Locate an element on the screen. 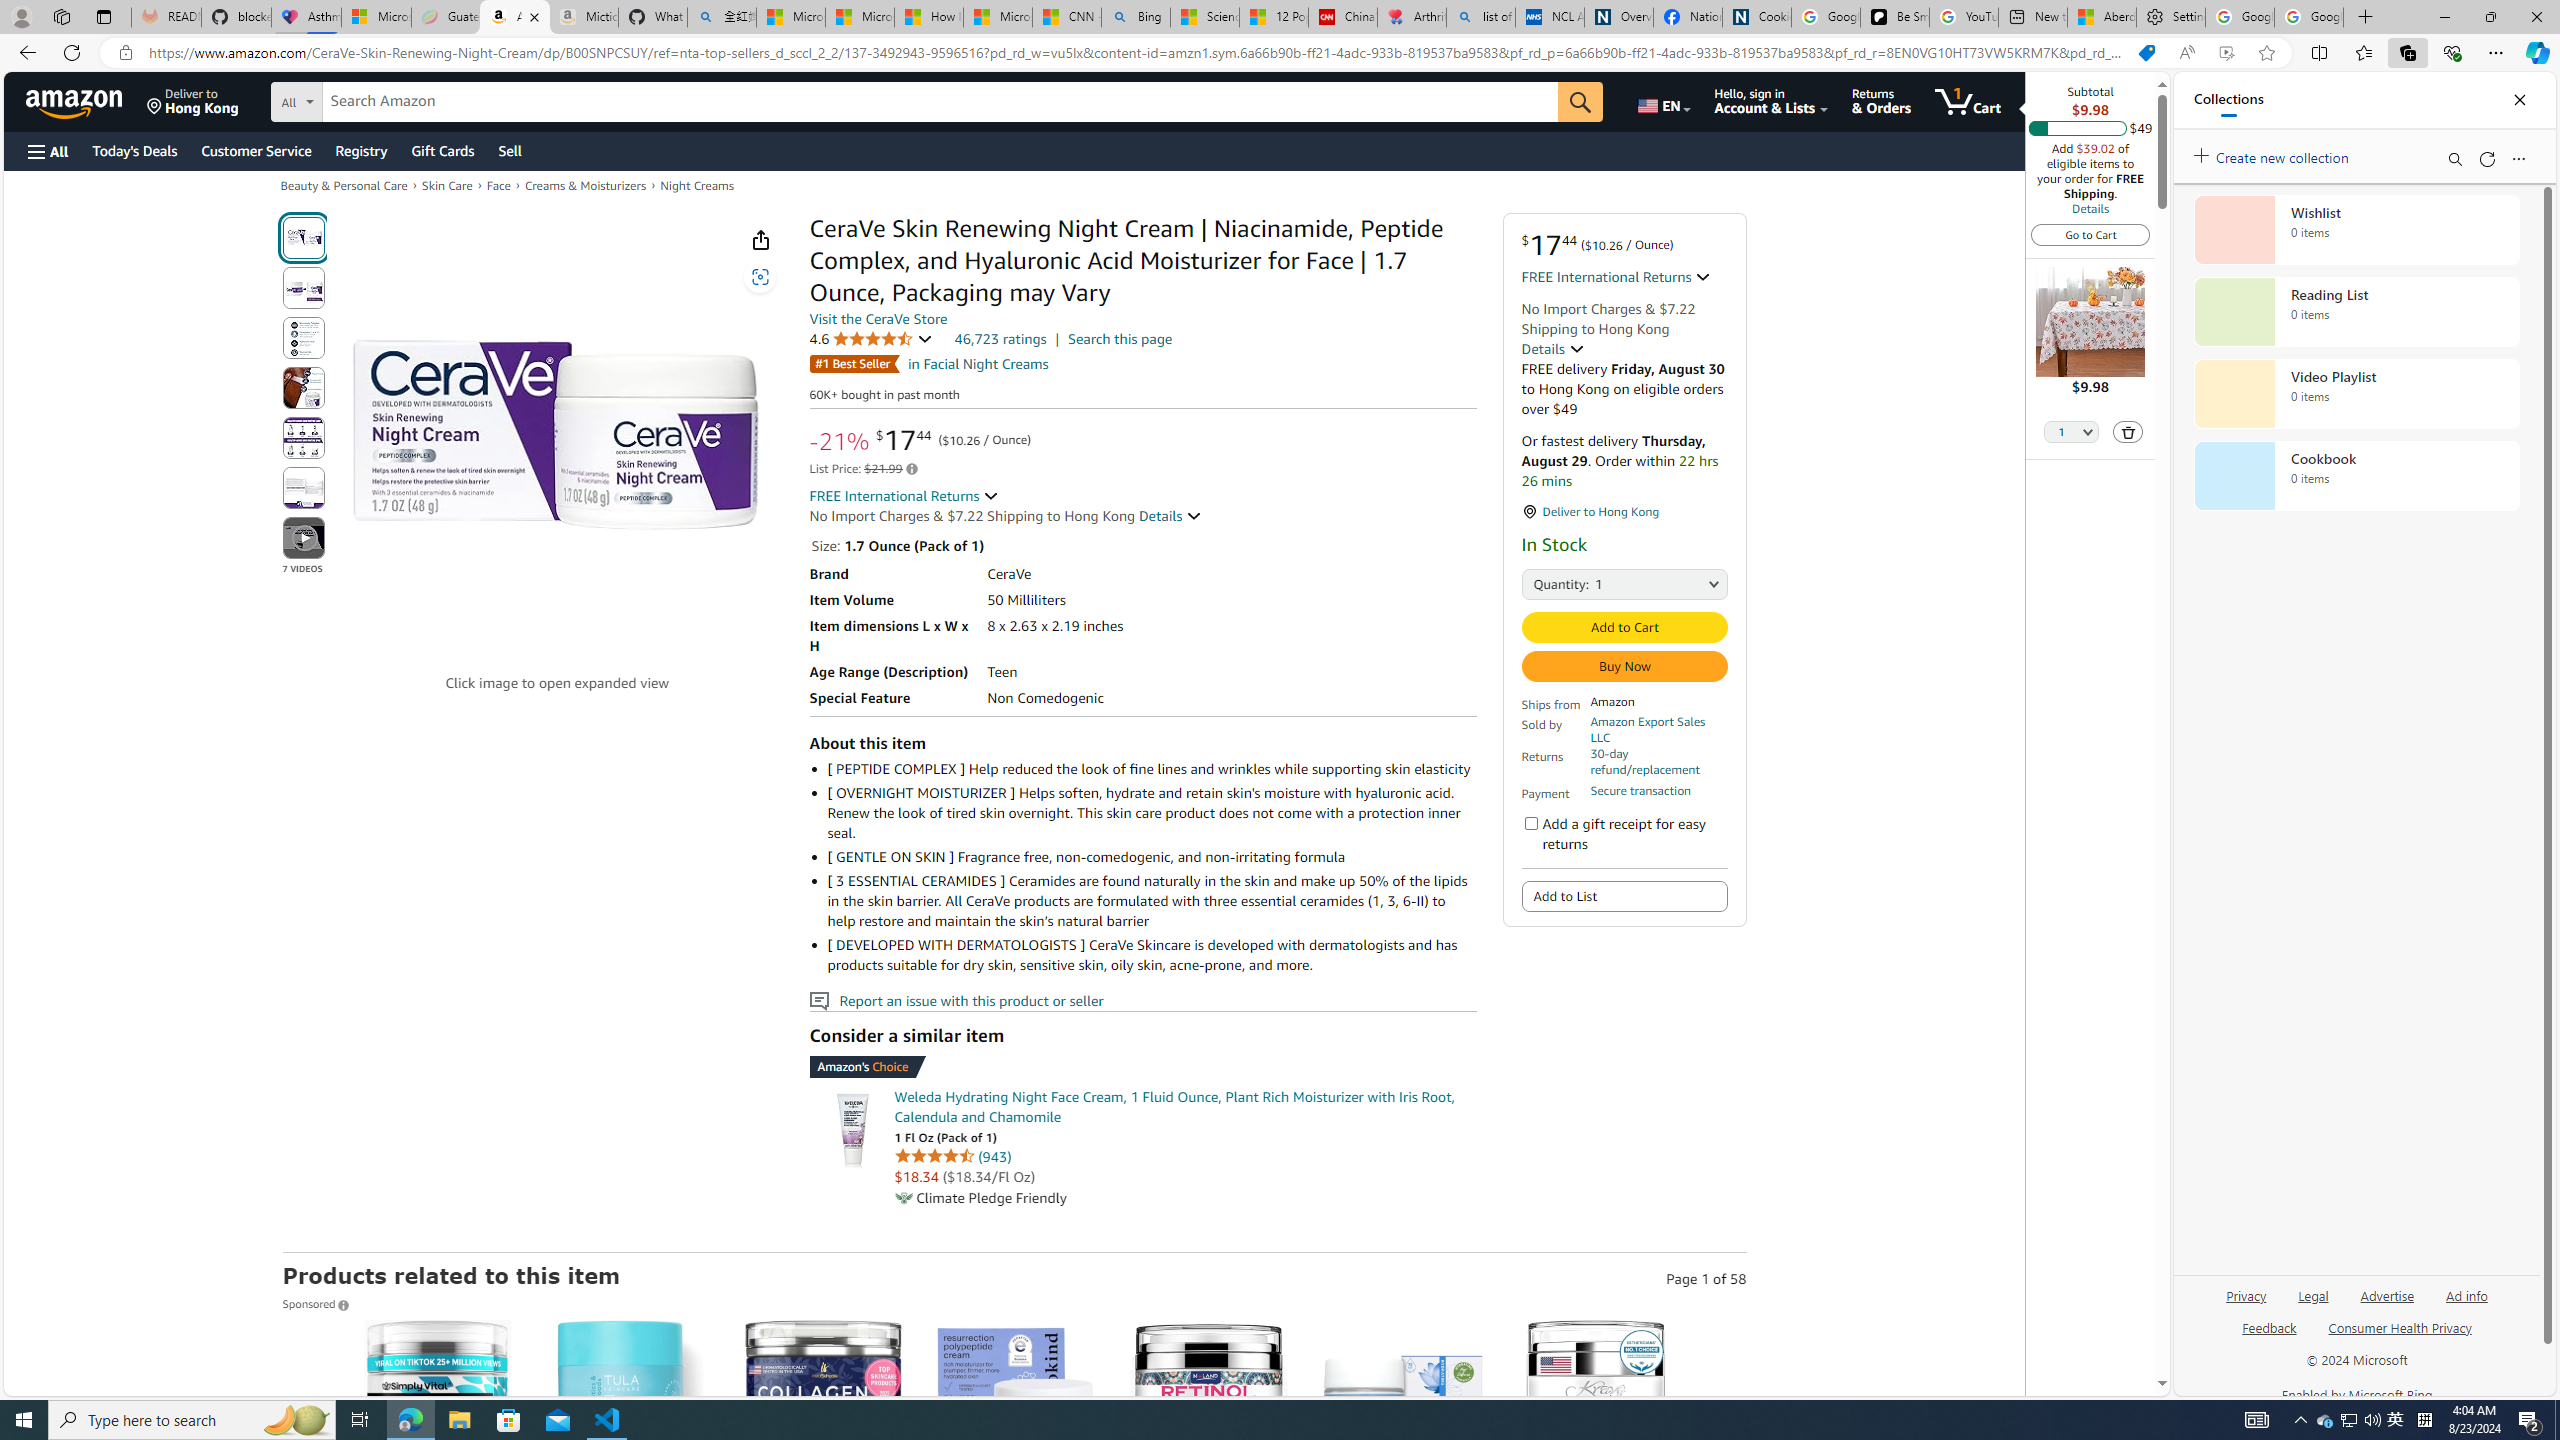 This screenshot has width=2560, height=1440. 'Registry' is located at coordinates (359, 150).